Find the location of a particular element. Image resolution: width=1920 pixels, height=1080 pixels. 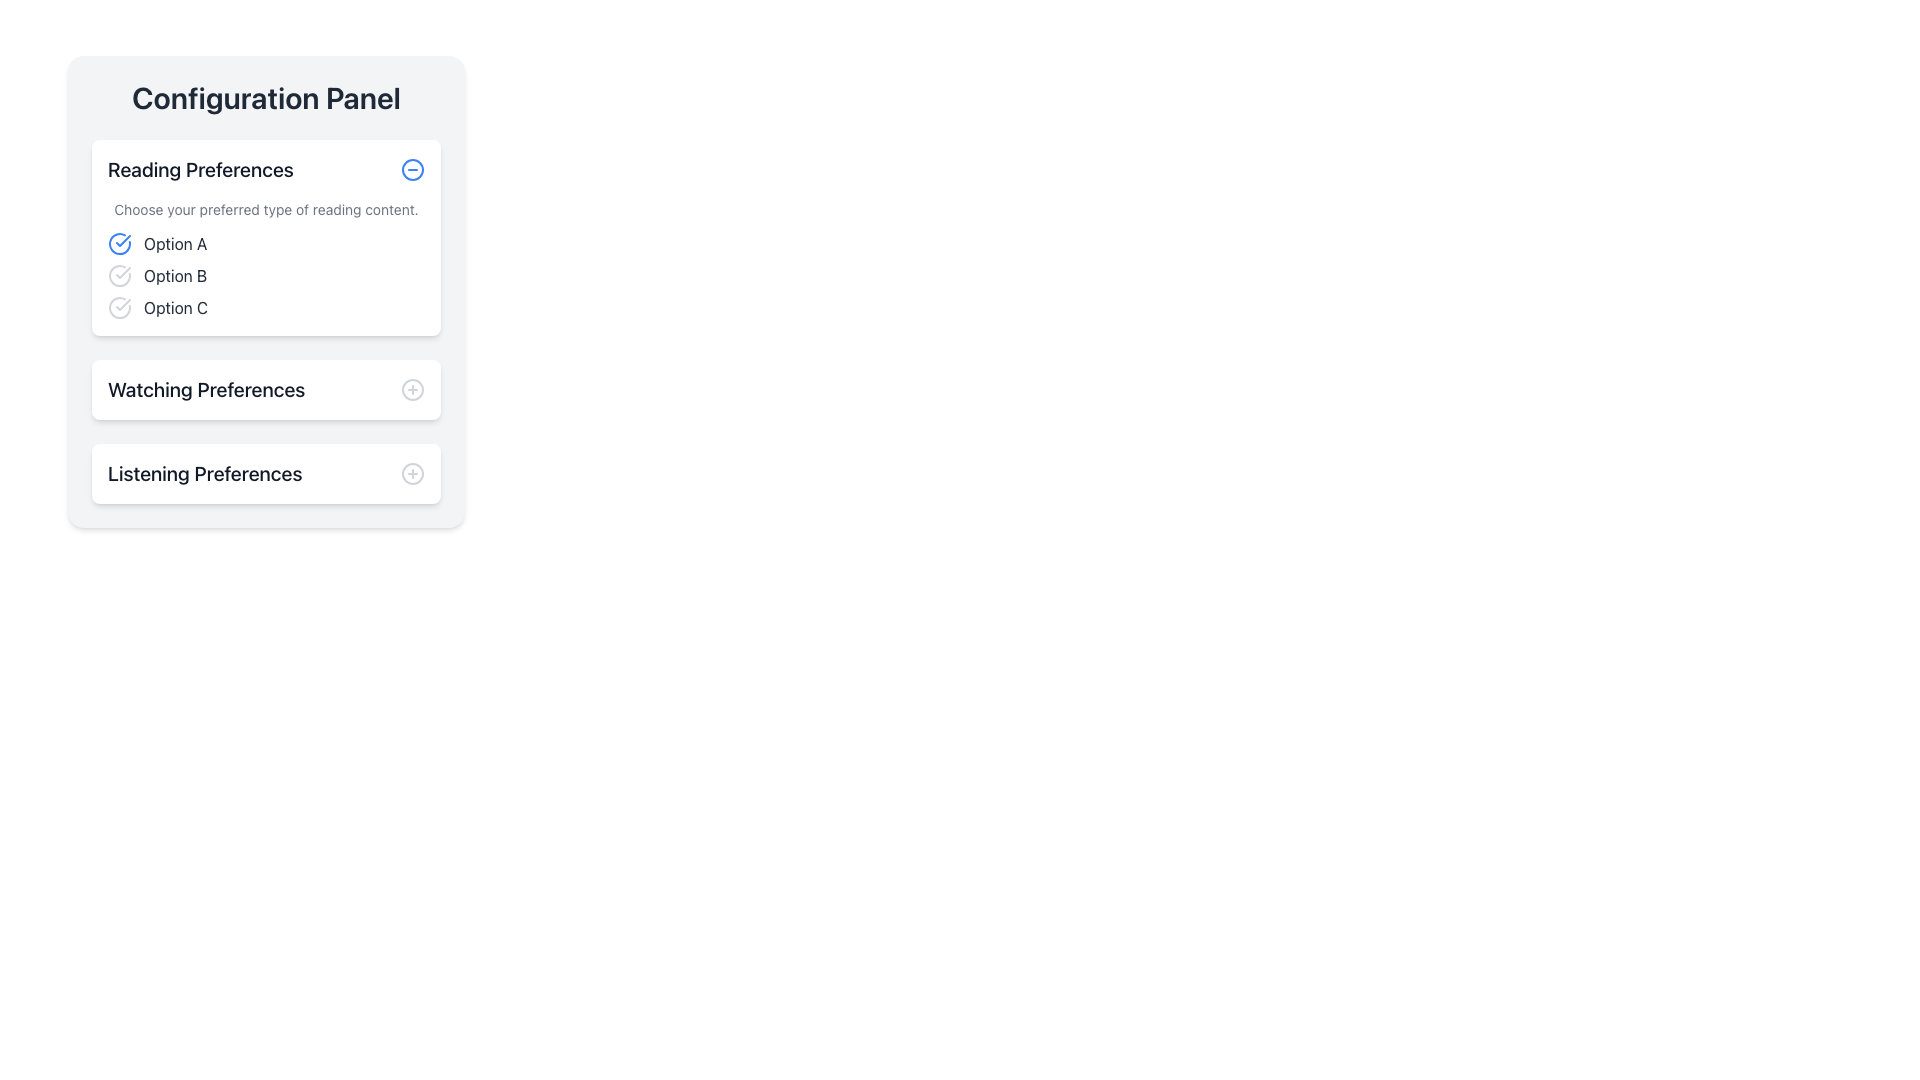

the 'Reading Preferences' section is located at coordinates (265, 320).